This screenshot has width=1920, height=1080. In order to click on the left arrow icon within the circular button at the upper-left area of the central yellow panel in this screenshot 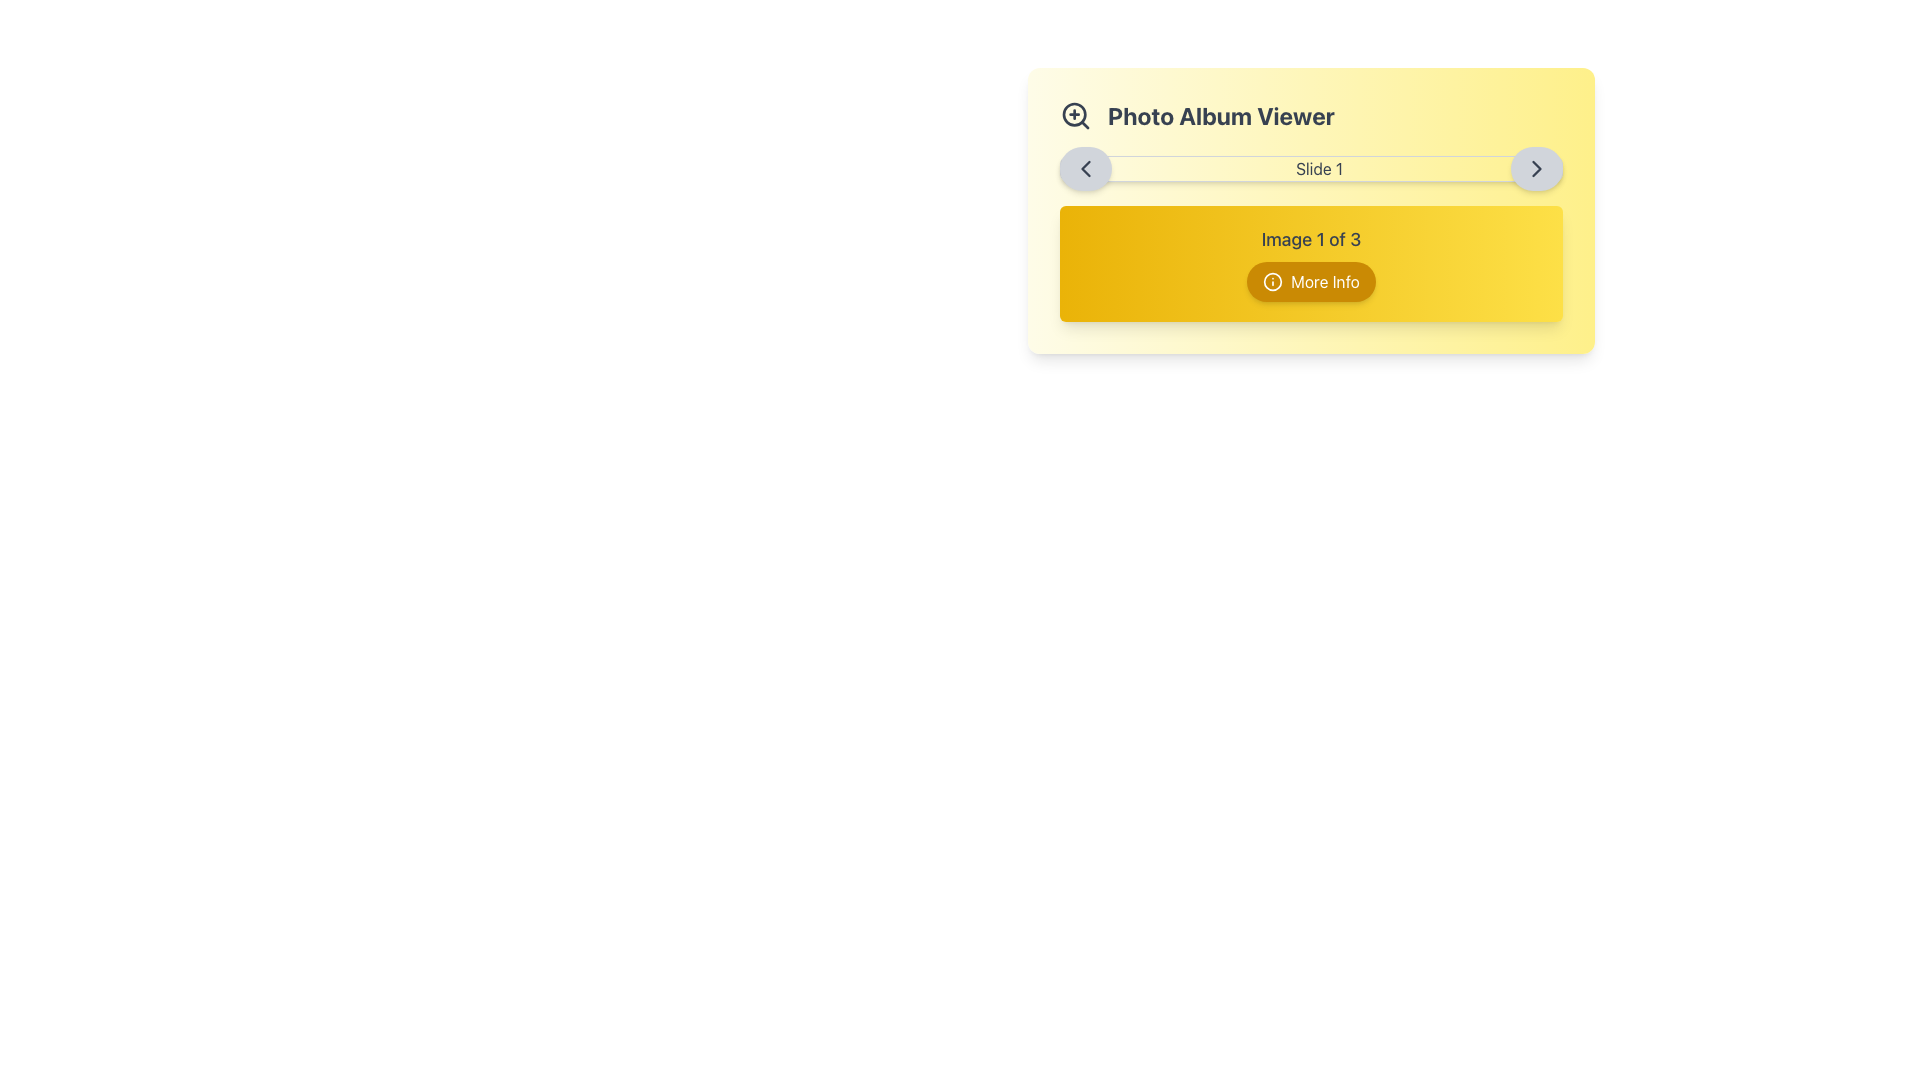, I will do `click(1084, 168)`.